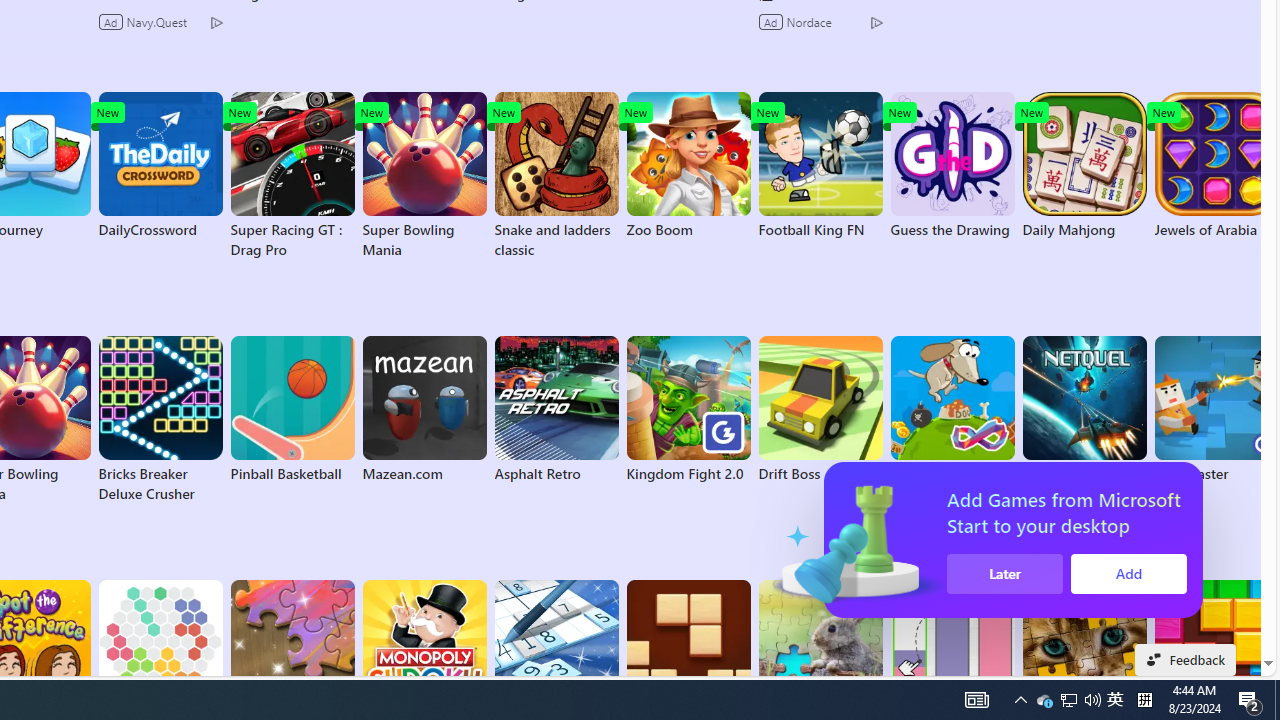  I want to click on 'Bricks Breaker Deluxe Crusher', so click(160, 419).